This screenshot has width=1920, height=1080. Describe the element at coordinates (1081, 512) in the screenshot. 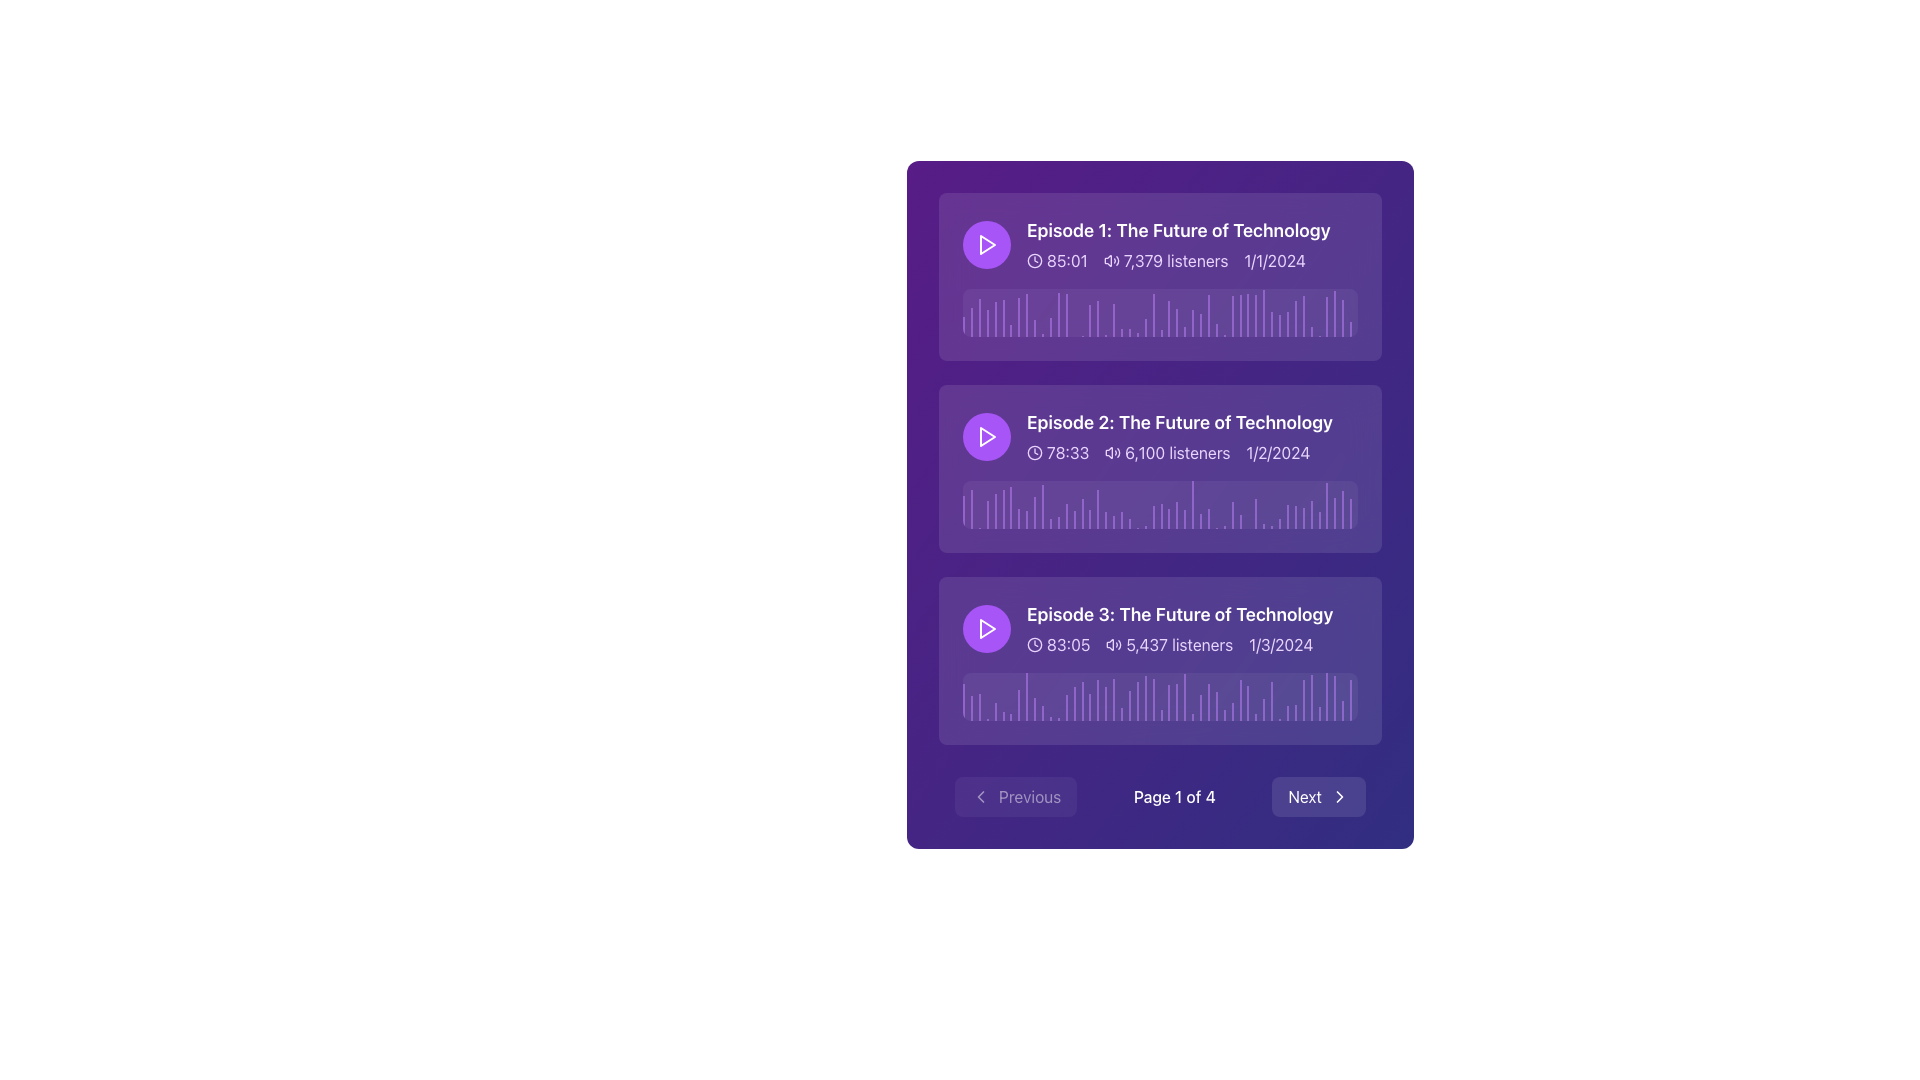

I see `the thin, vertical purple bar that serves as a visual marker in the second waveform progress bar of the list of three episodes` at that location.